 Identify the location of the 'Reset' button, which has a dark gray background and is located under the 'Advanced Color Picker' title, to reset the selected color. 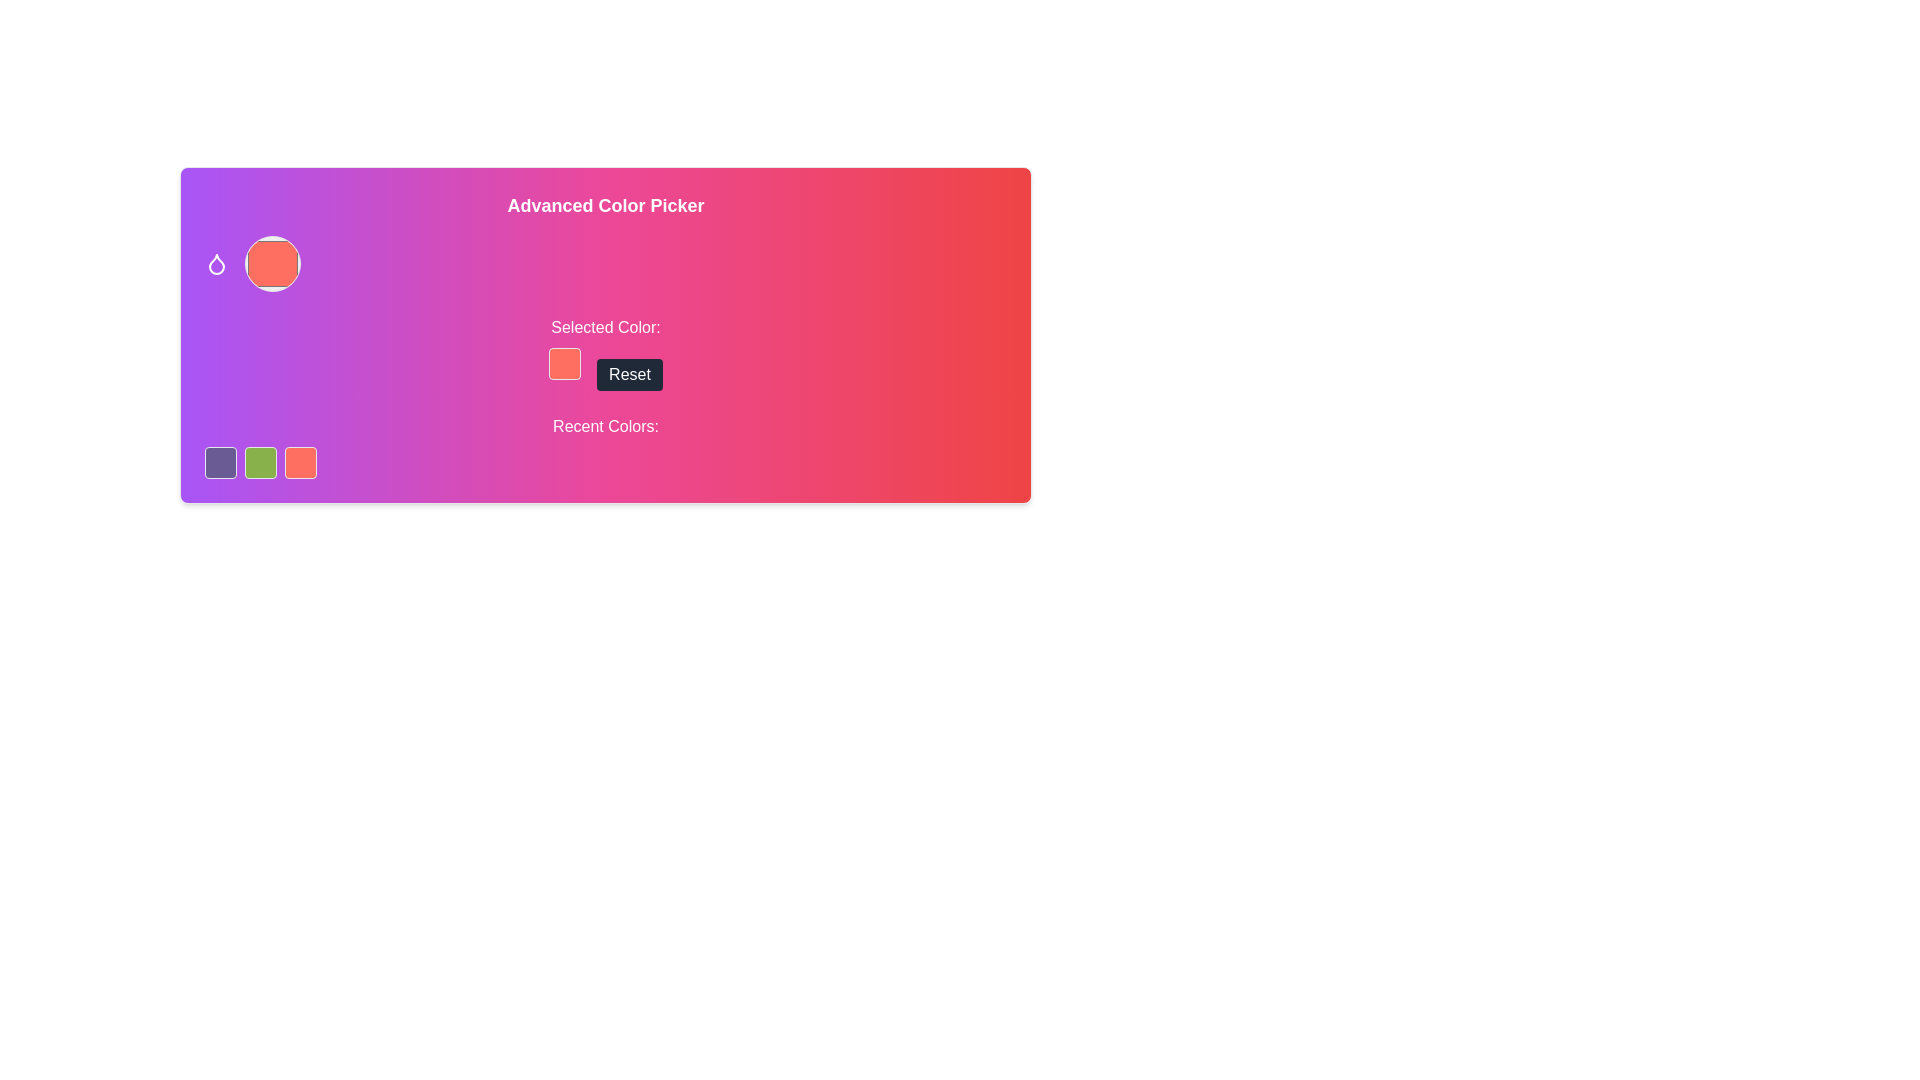
(628, 374).